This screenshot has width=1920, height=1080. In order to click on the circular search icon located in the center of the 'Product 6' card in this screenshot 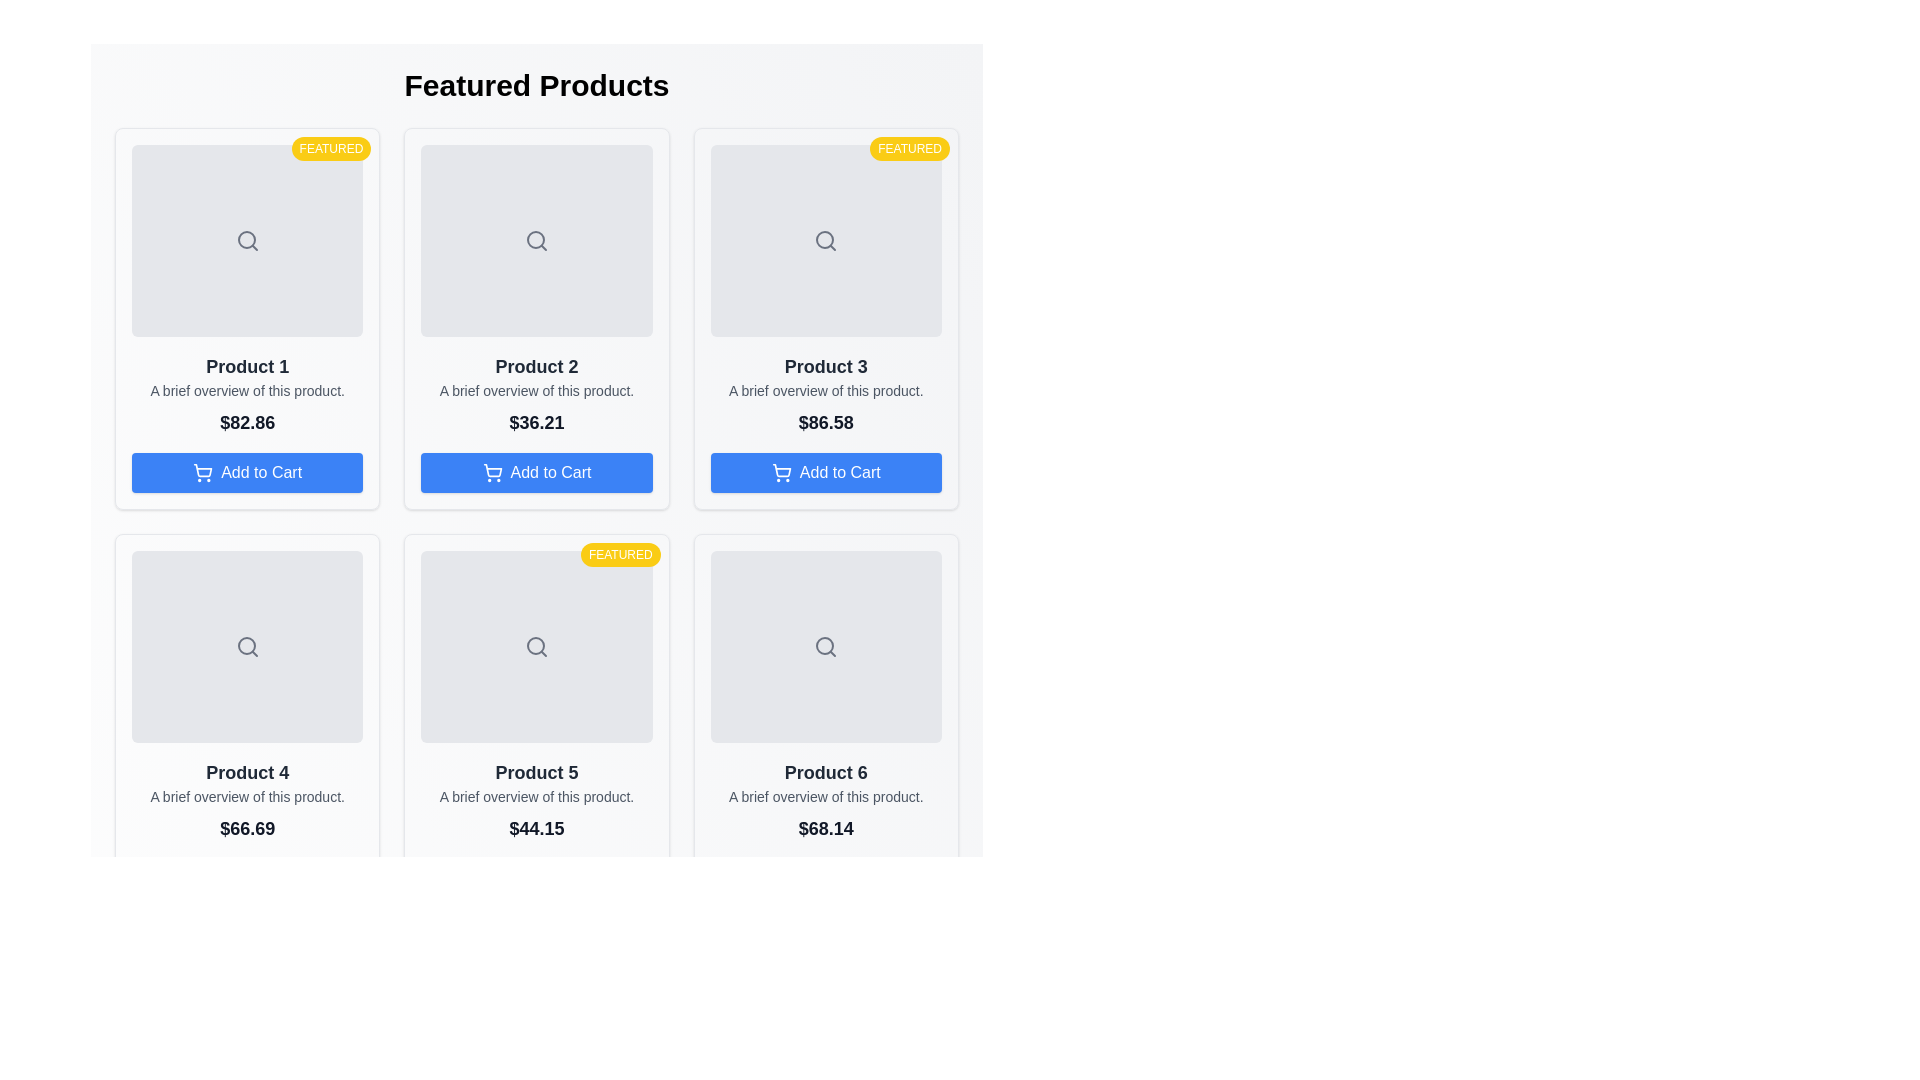, I will do `click(825, 645)`.